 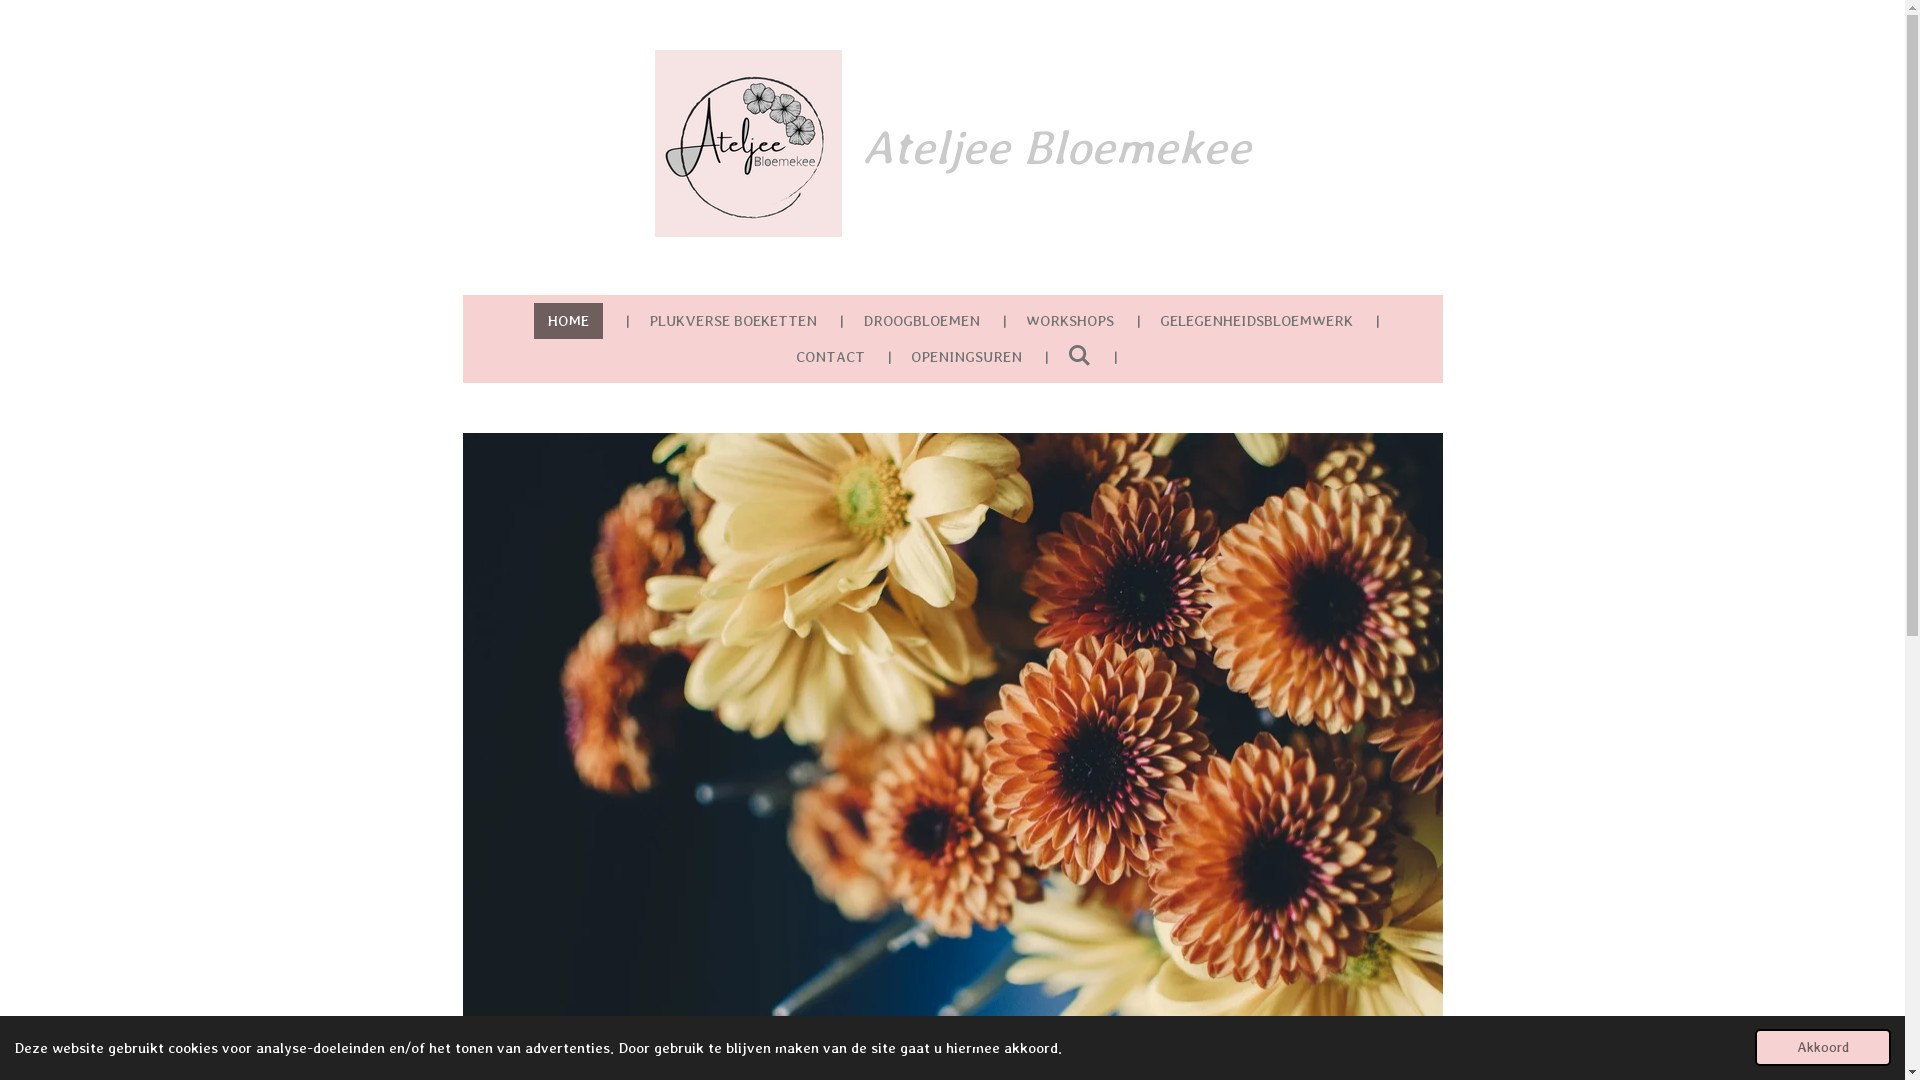 I want to click on 'Zoeken', so click(x=1079, y=354).